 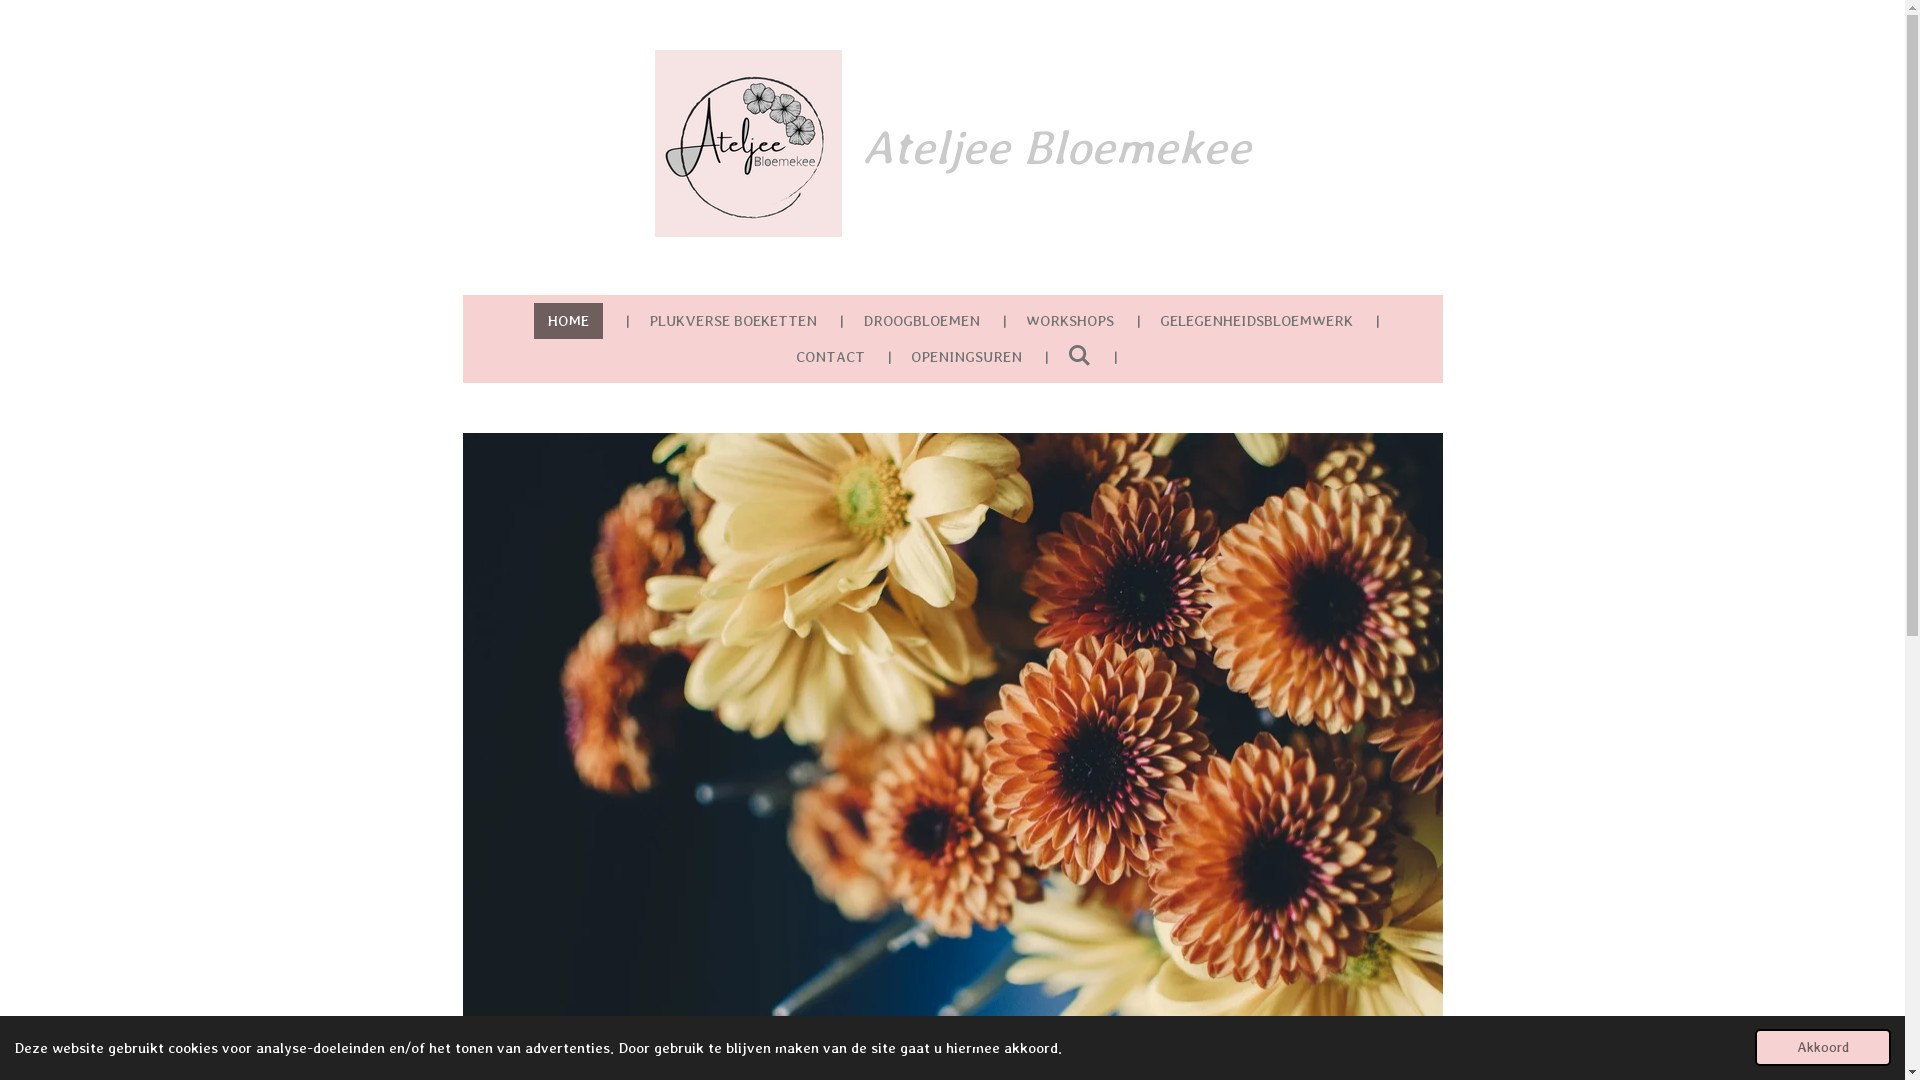 I want to click on 'Zoeken', so click(x=1079, y=354).